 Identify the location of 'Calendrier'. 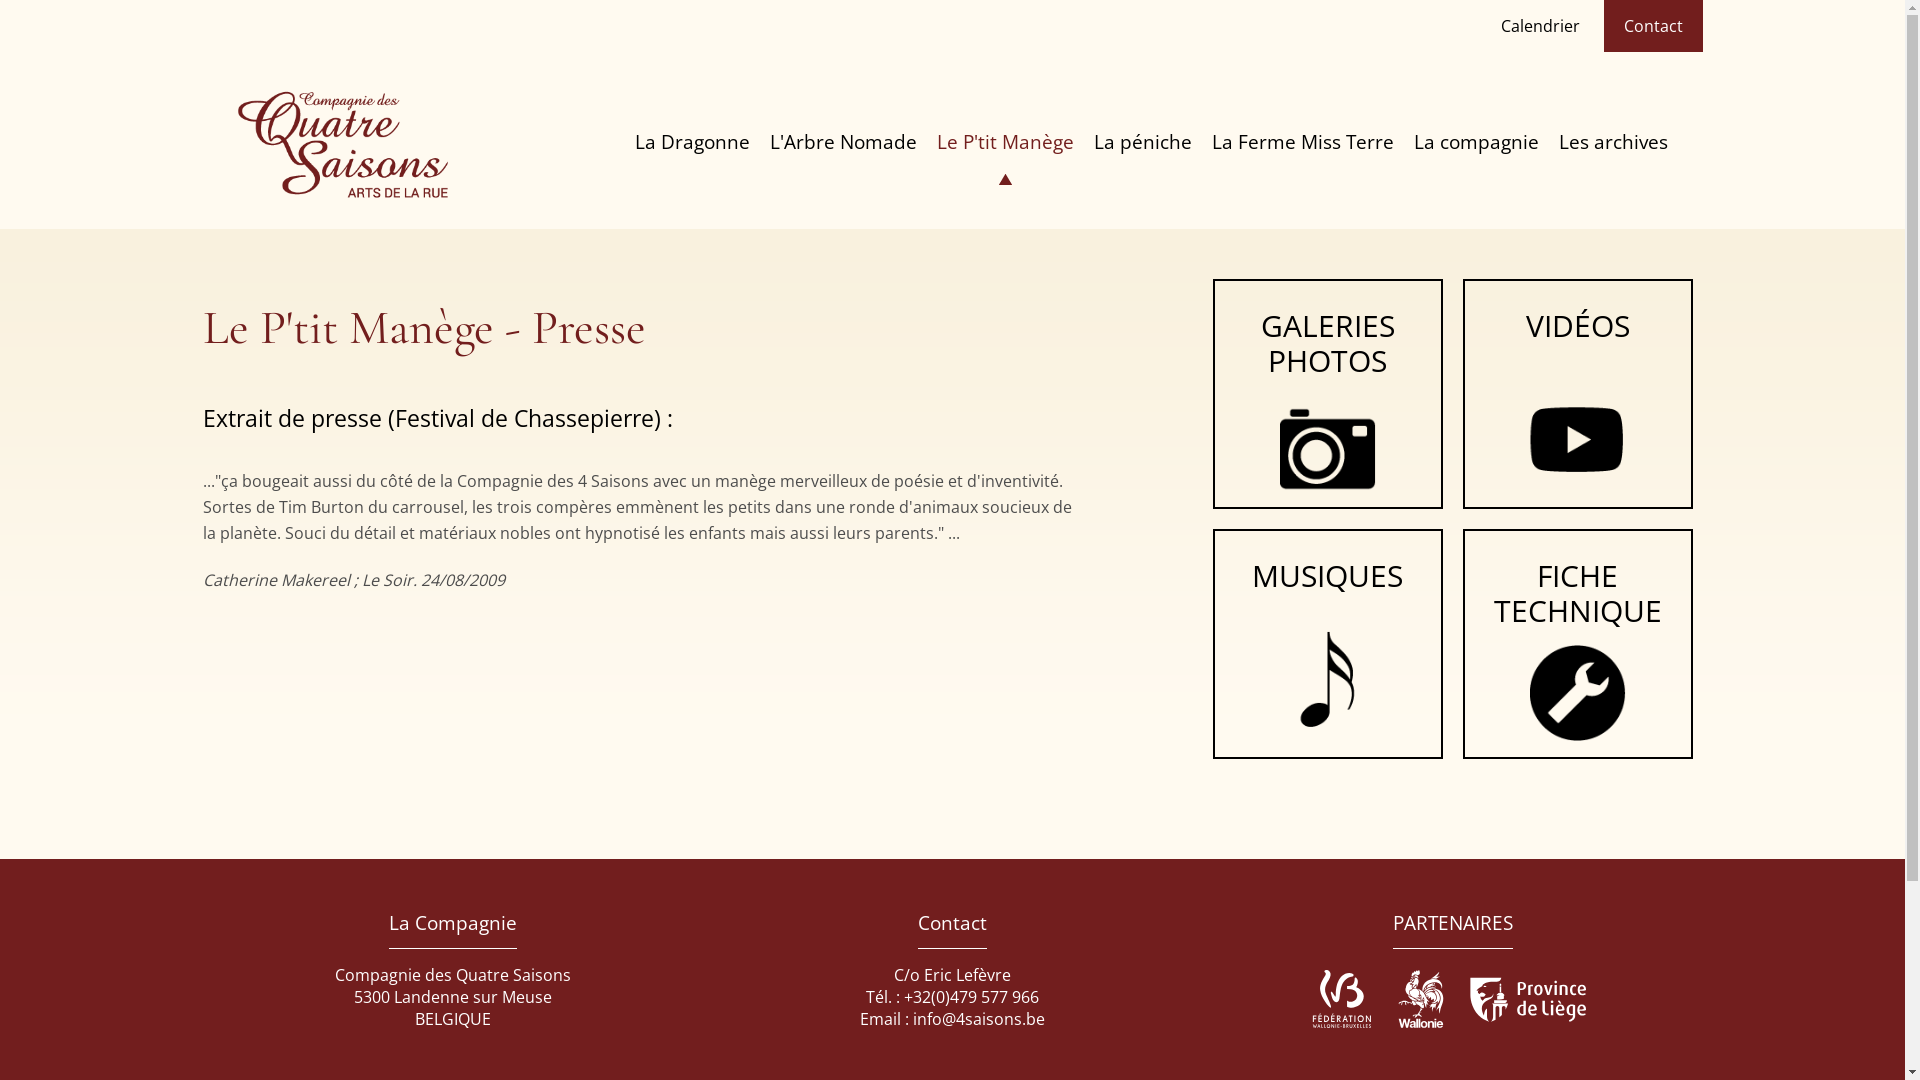
(1538, 26).